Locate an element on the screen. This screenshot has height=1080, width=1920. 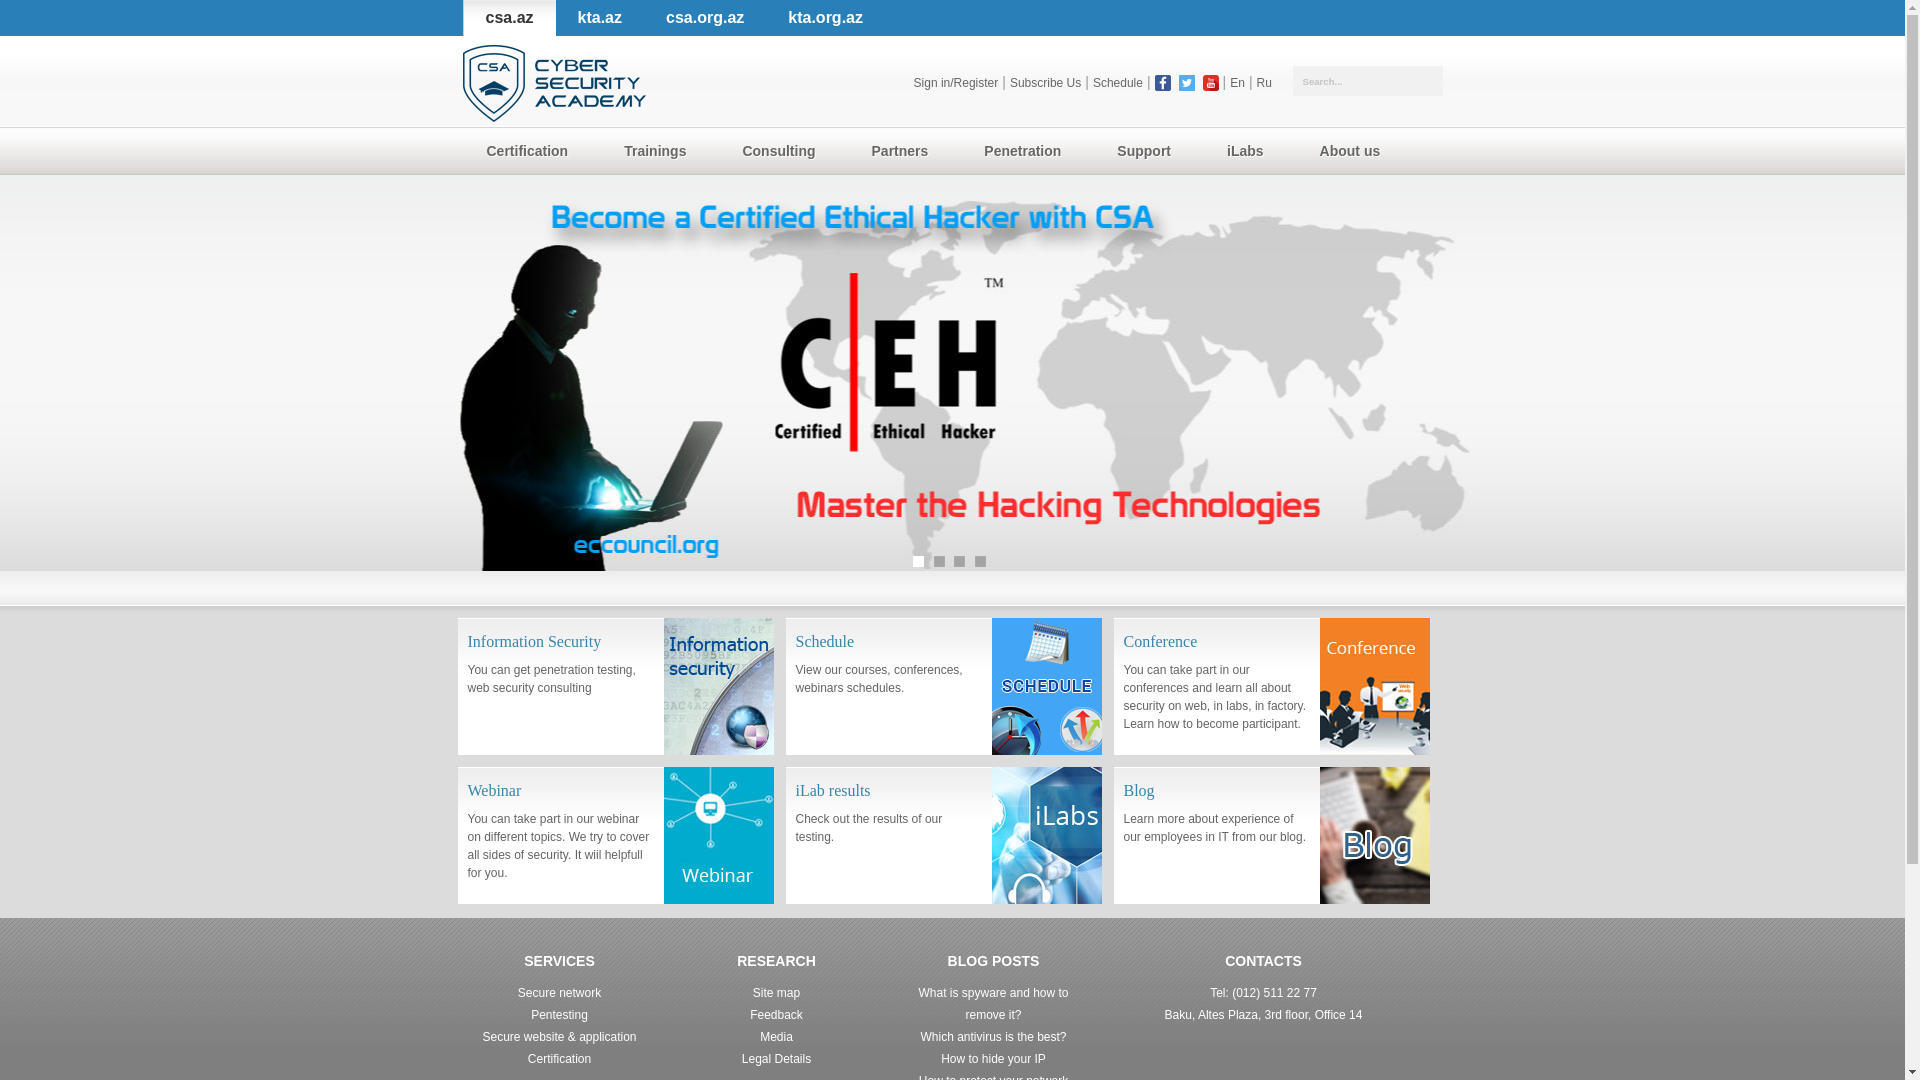
'Tel: (012) 511 22 77' is located at coordinates (1262, 992).